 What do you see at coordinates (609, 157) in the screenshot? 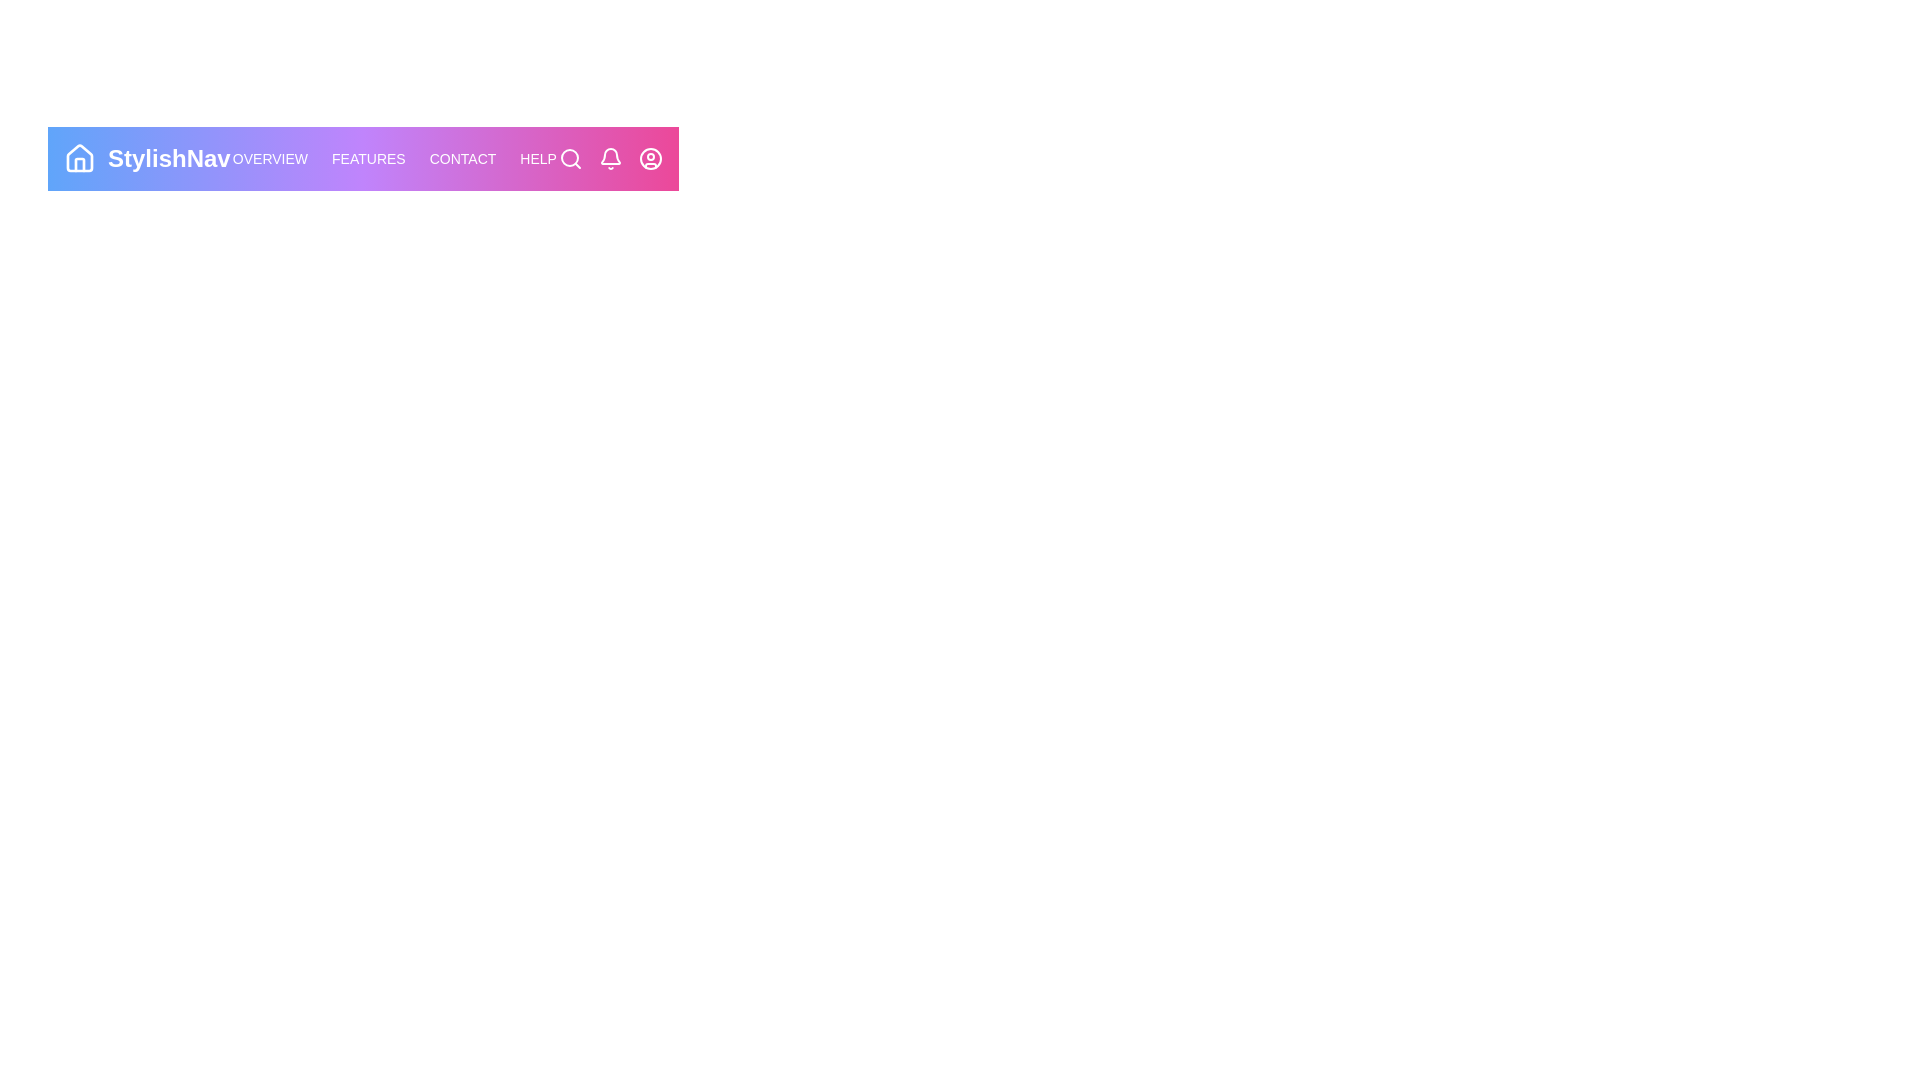
I see `the Bell icon in the StyledAppBar` at bounding box center [609, 157].